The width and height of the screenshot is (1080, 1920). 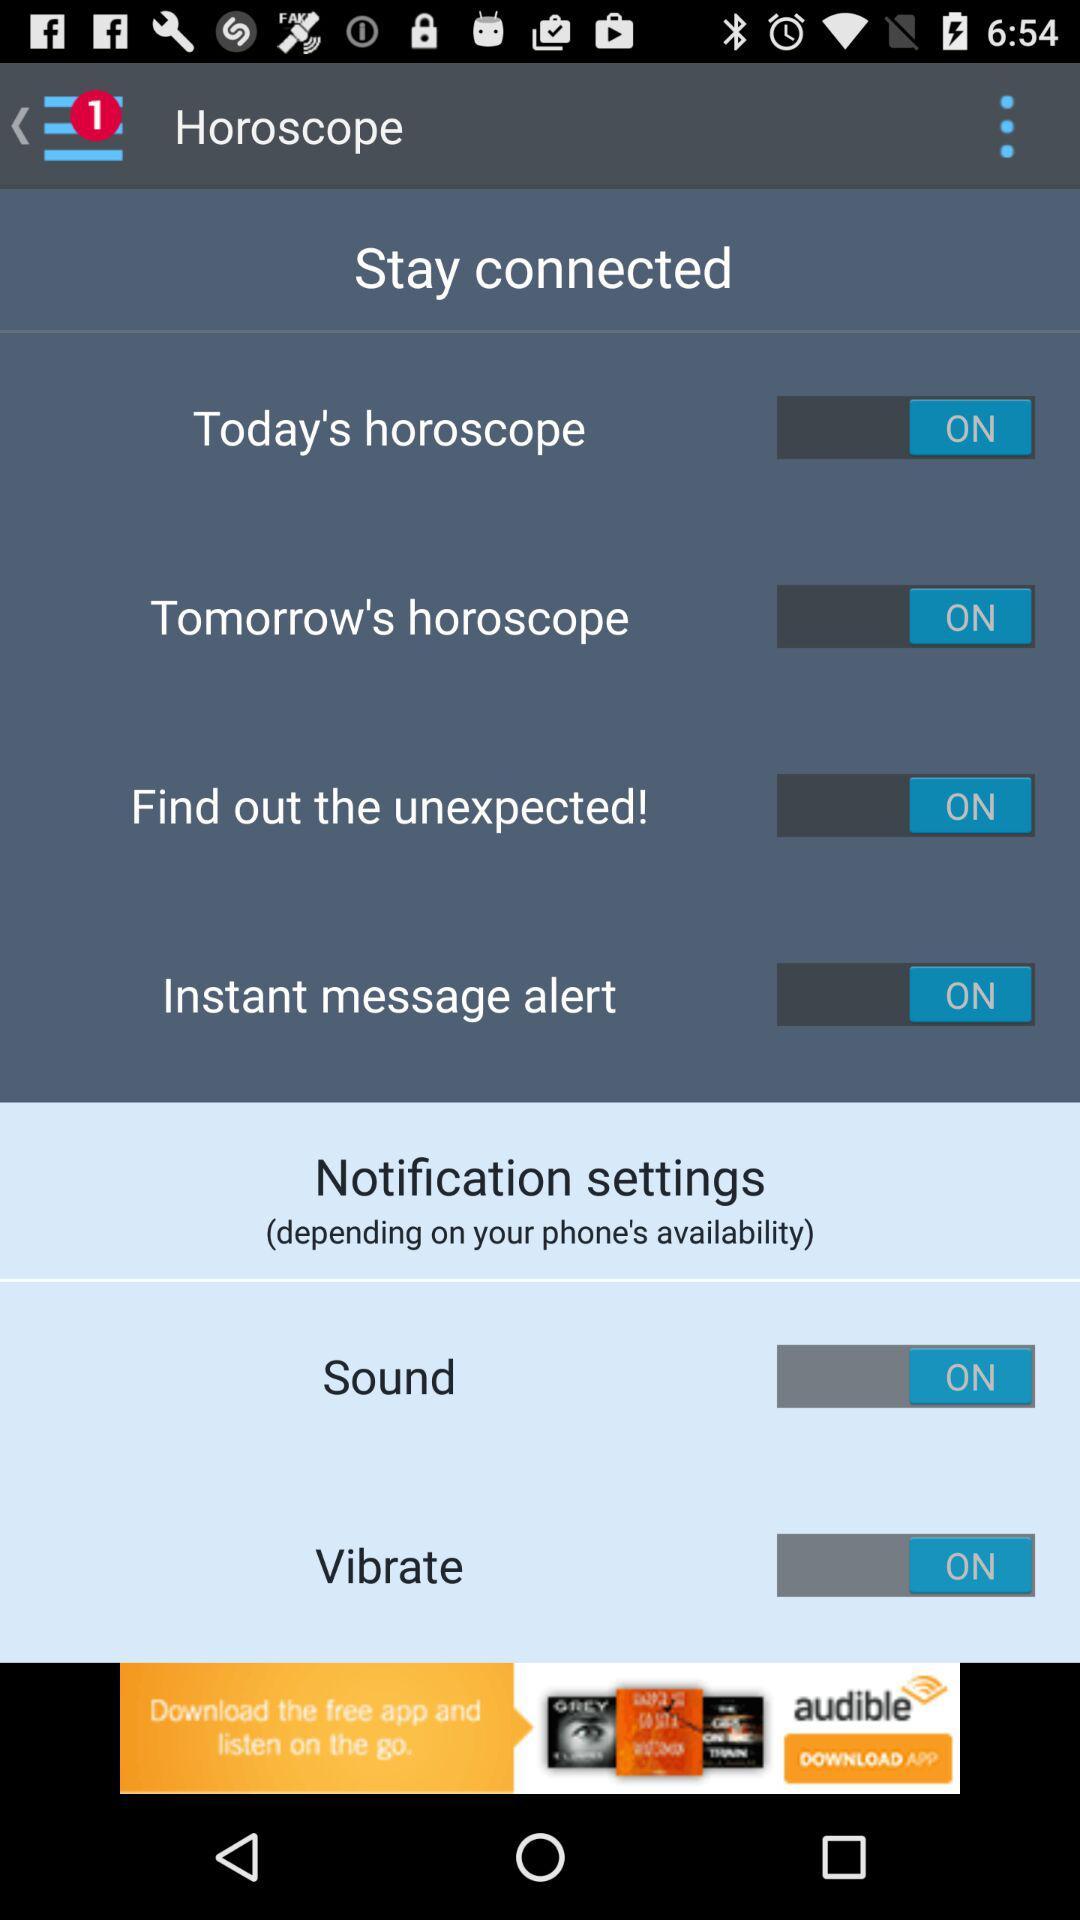 I want to click on turn on/off instant message alert, so click(x=906, y=994).